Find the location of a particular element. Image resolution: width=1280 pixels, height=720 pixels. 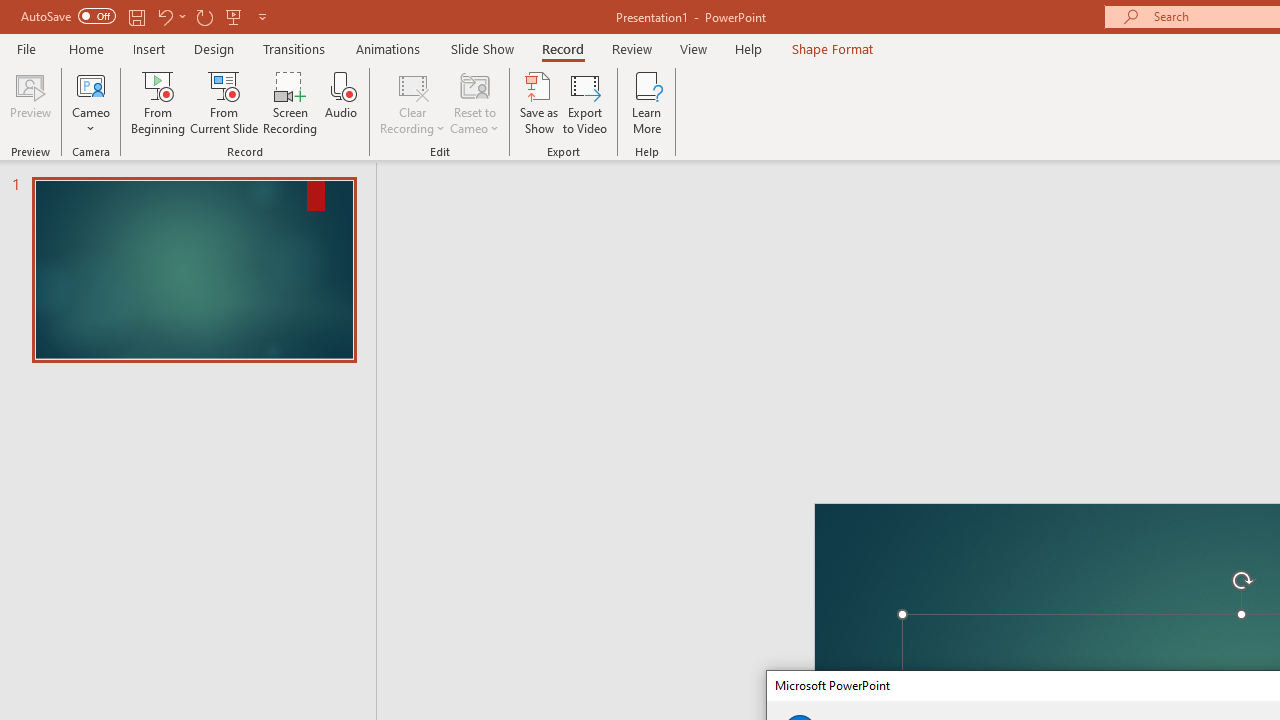

'Insert' is located at coordinates (148, 48).